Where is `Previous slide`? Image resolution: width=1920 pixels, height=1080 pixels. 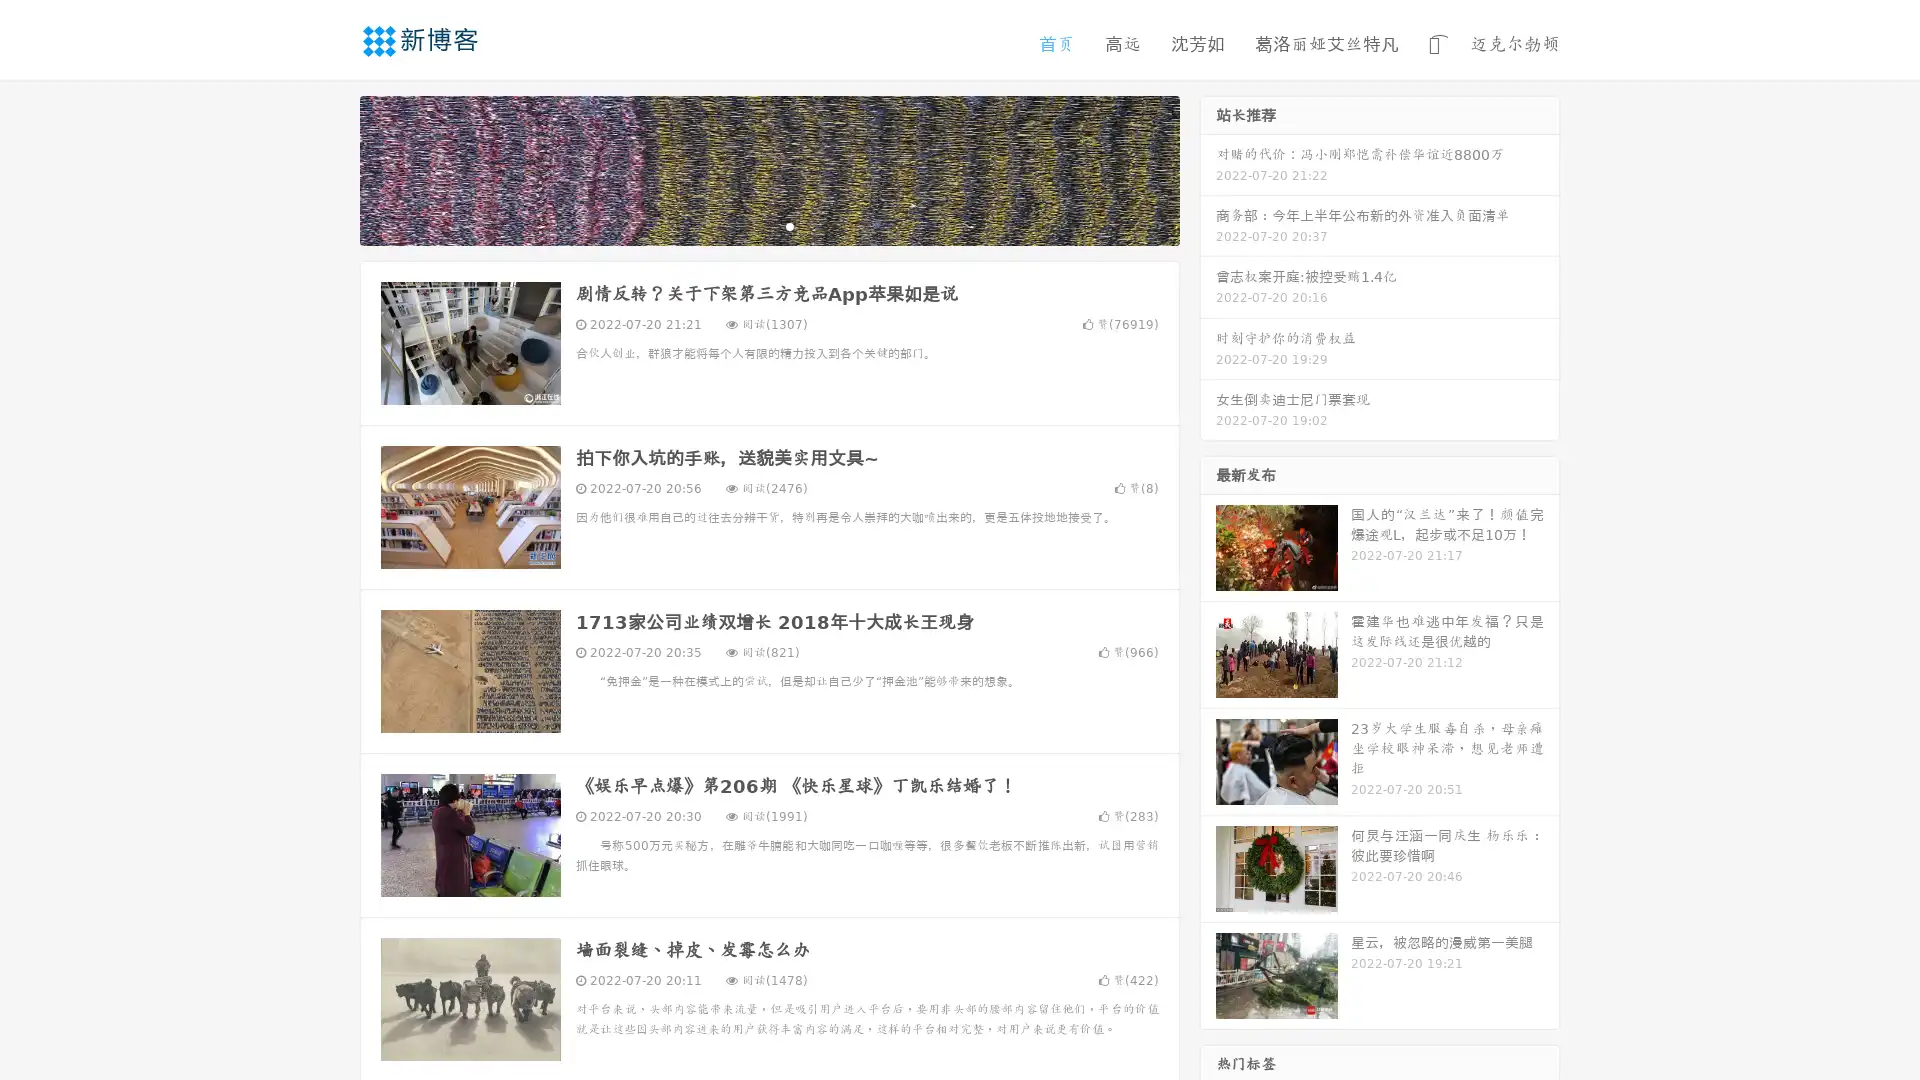 Previous slide is located at coordinates (330, 168).